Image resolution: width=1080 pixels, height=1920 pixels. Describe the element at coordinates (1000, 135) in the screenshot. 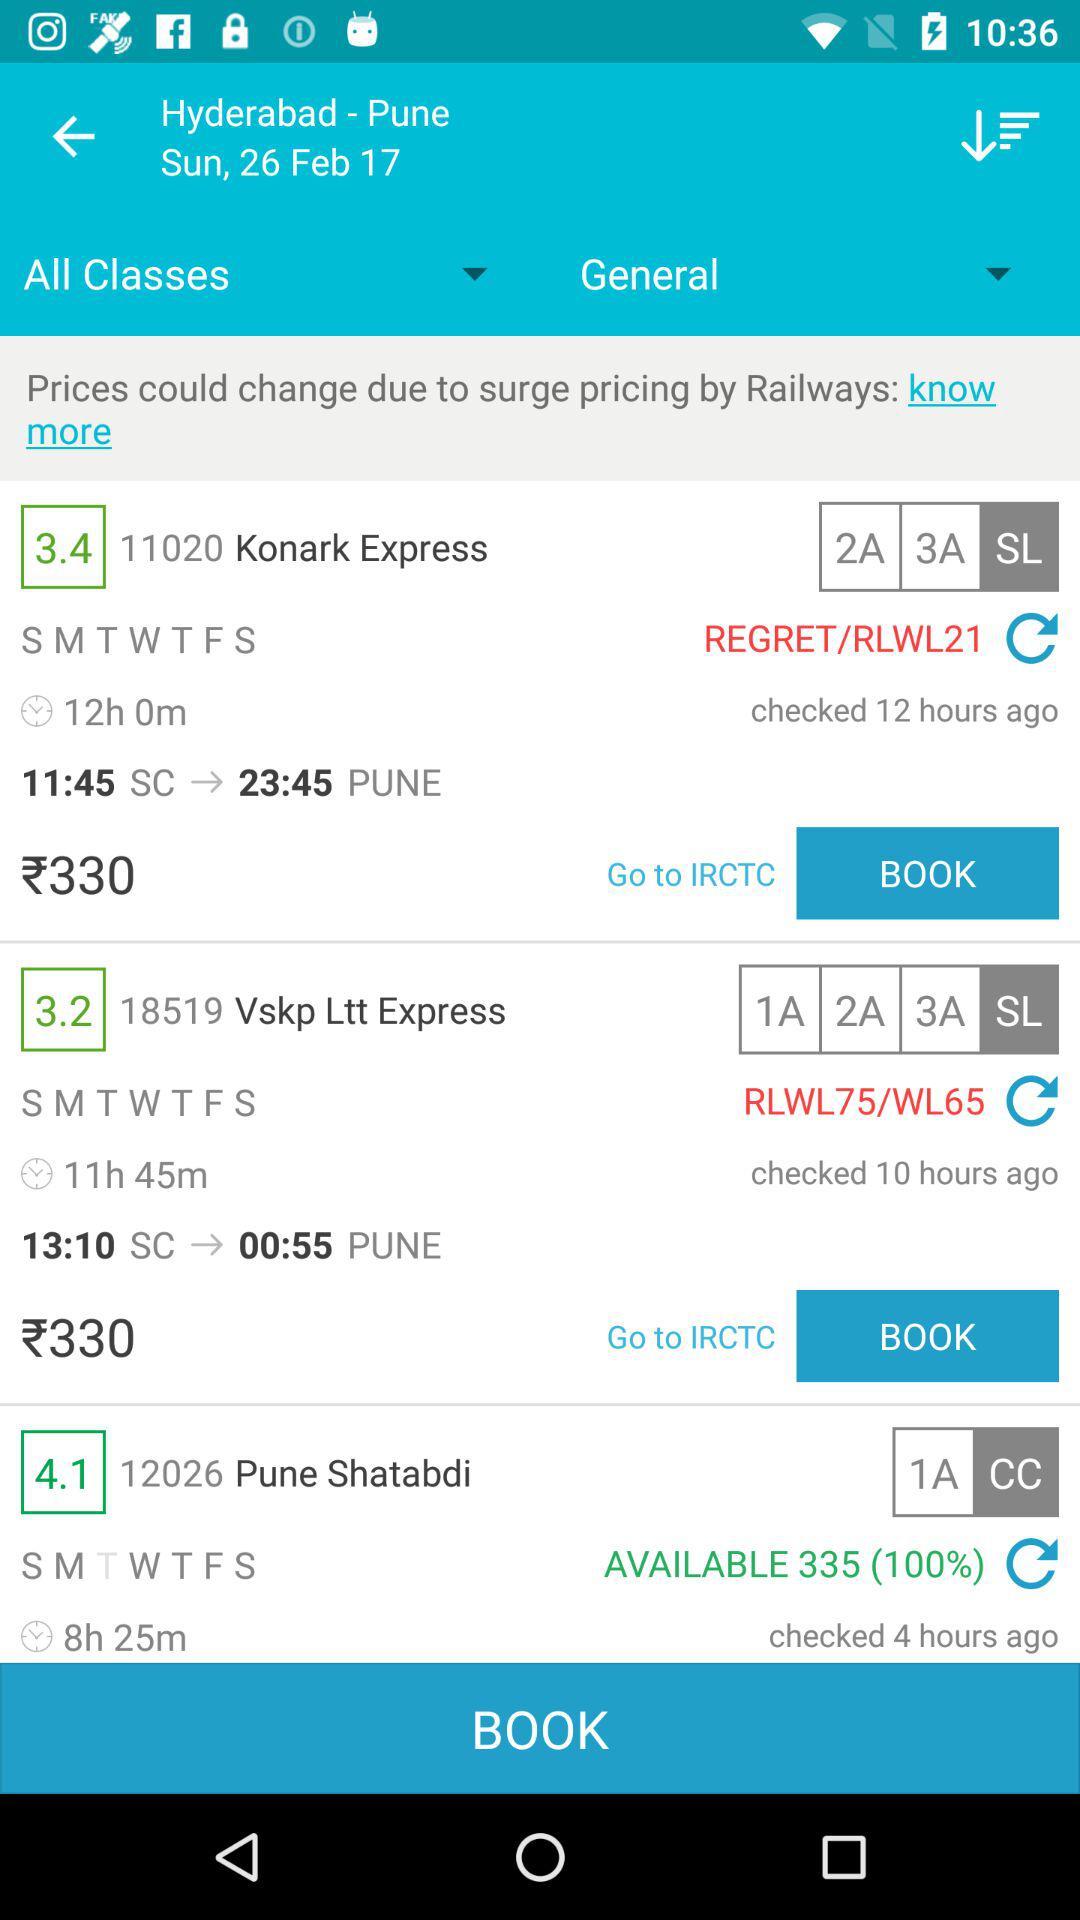

I see `lower volume` at that location.